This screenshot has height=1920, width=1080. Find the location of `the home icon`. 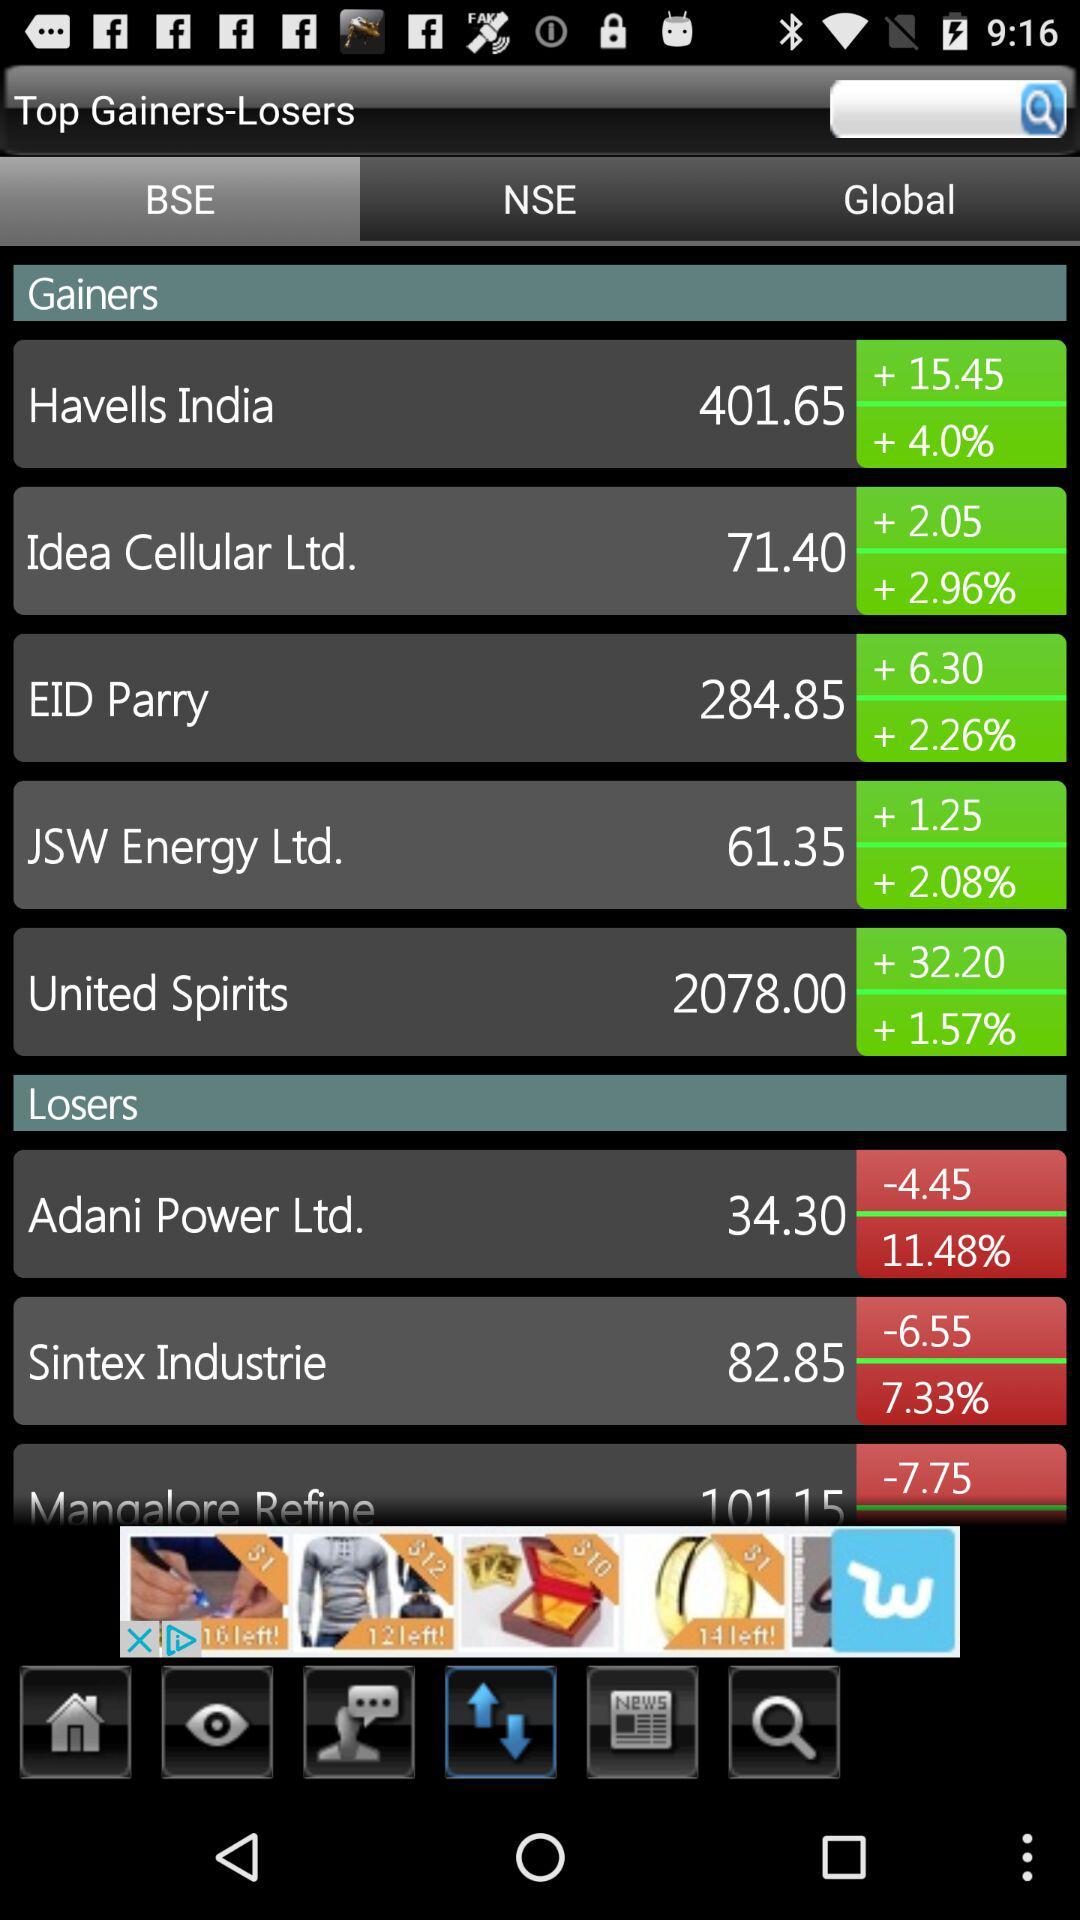

the home icon is located at coordinates (75, 1848).